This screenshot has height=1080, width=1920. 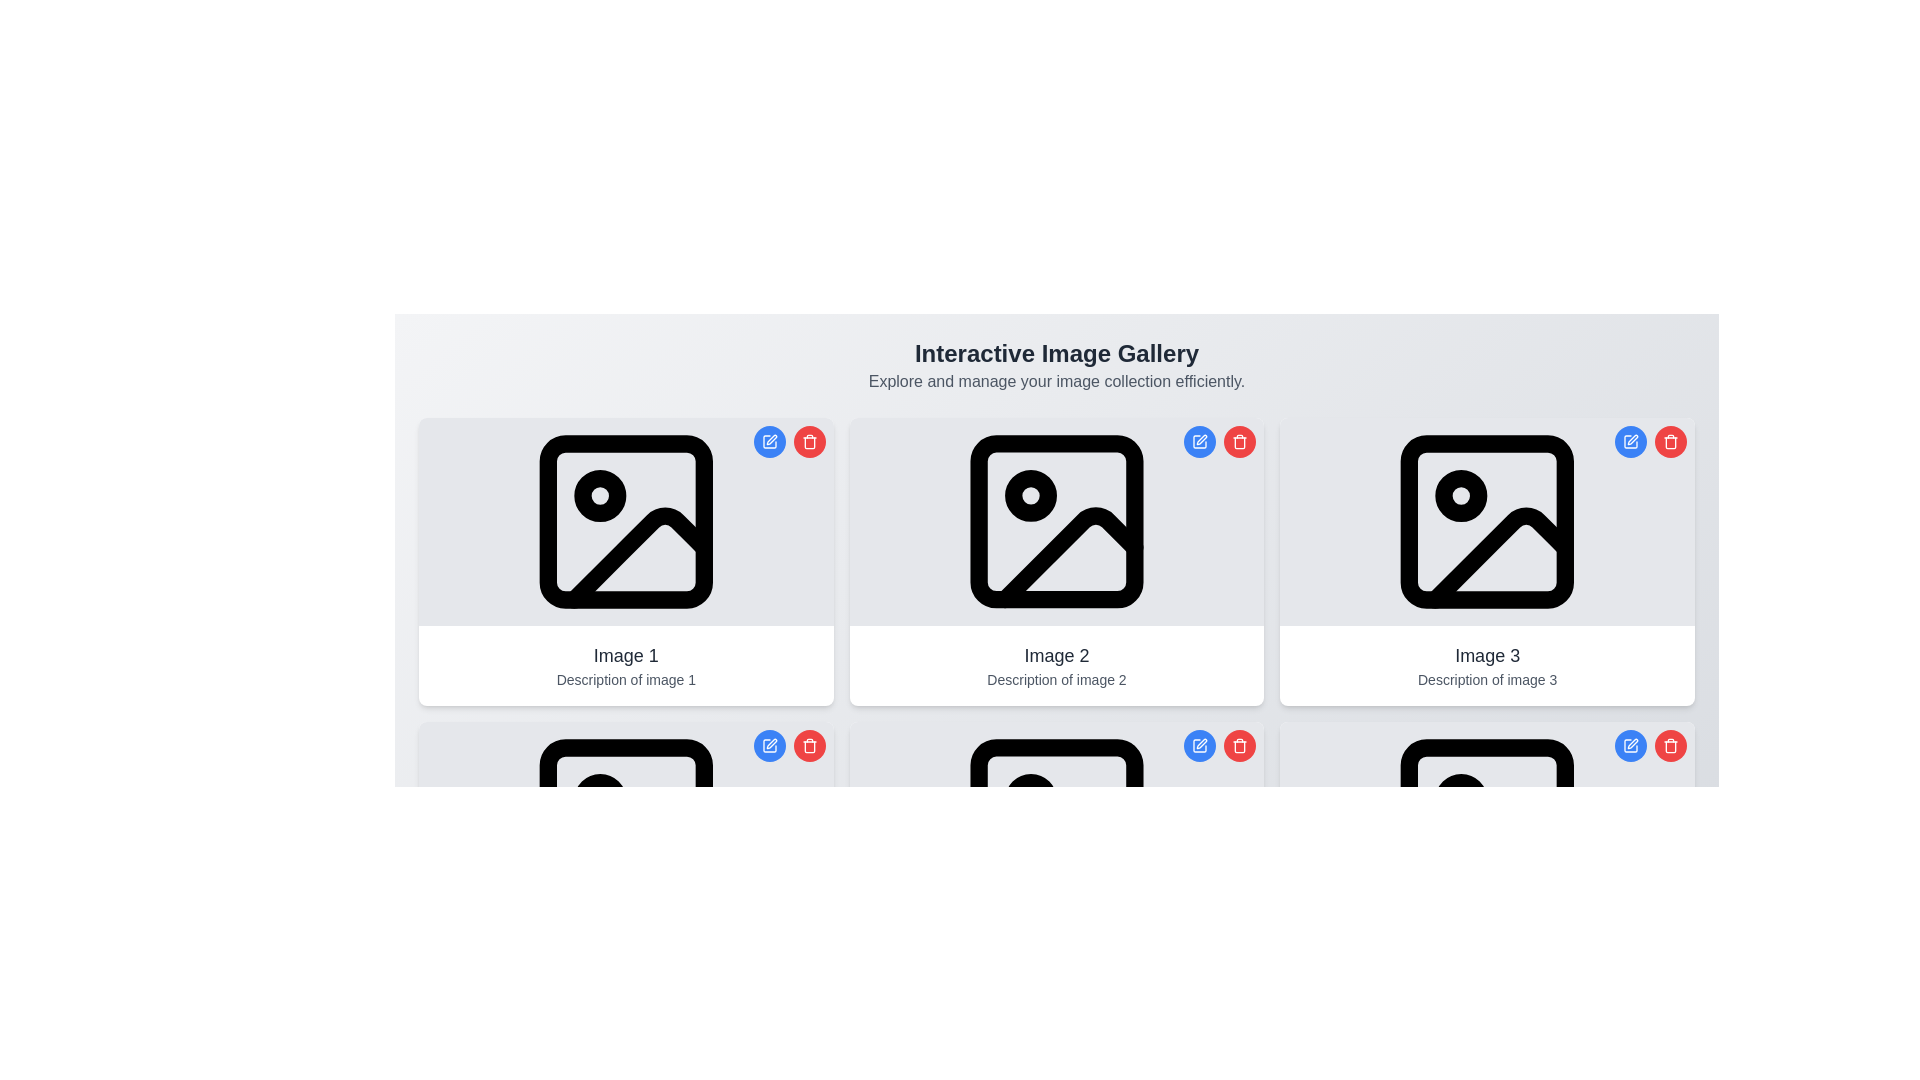 What do you see at coordinates (1651, 745) in the screenshot?
I see `the blue button with a white pen icon` at bounding box center [1651, 745].